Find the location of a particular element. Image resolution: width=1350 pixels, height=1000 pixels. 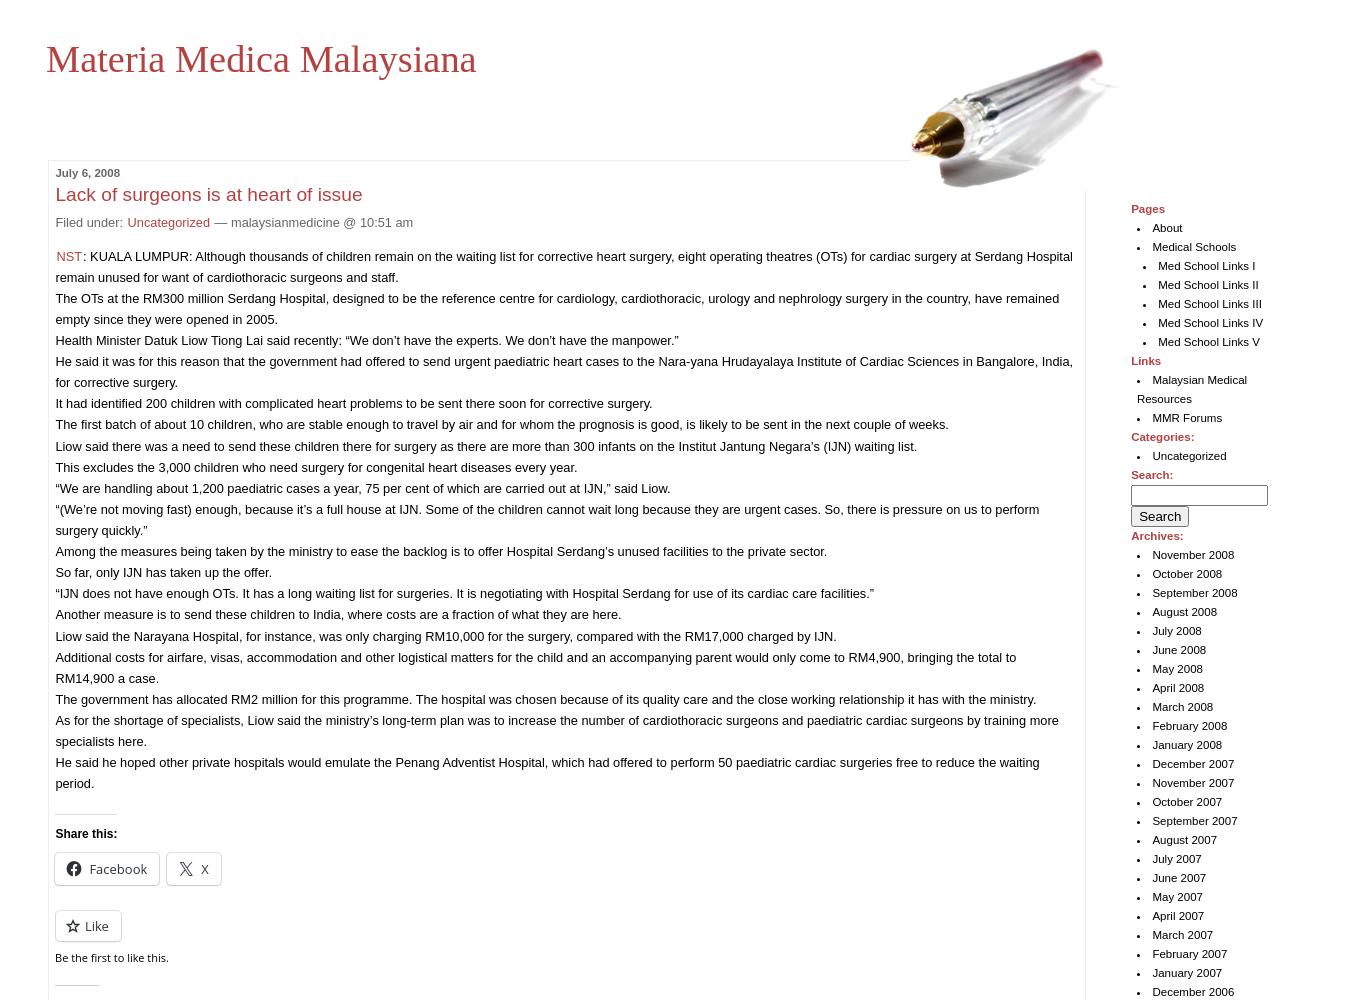

'November 2008' is located at coordinates (1191, 555).